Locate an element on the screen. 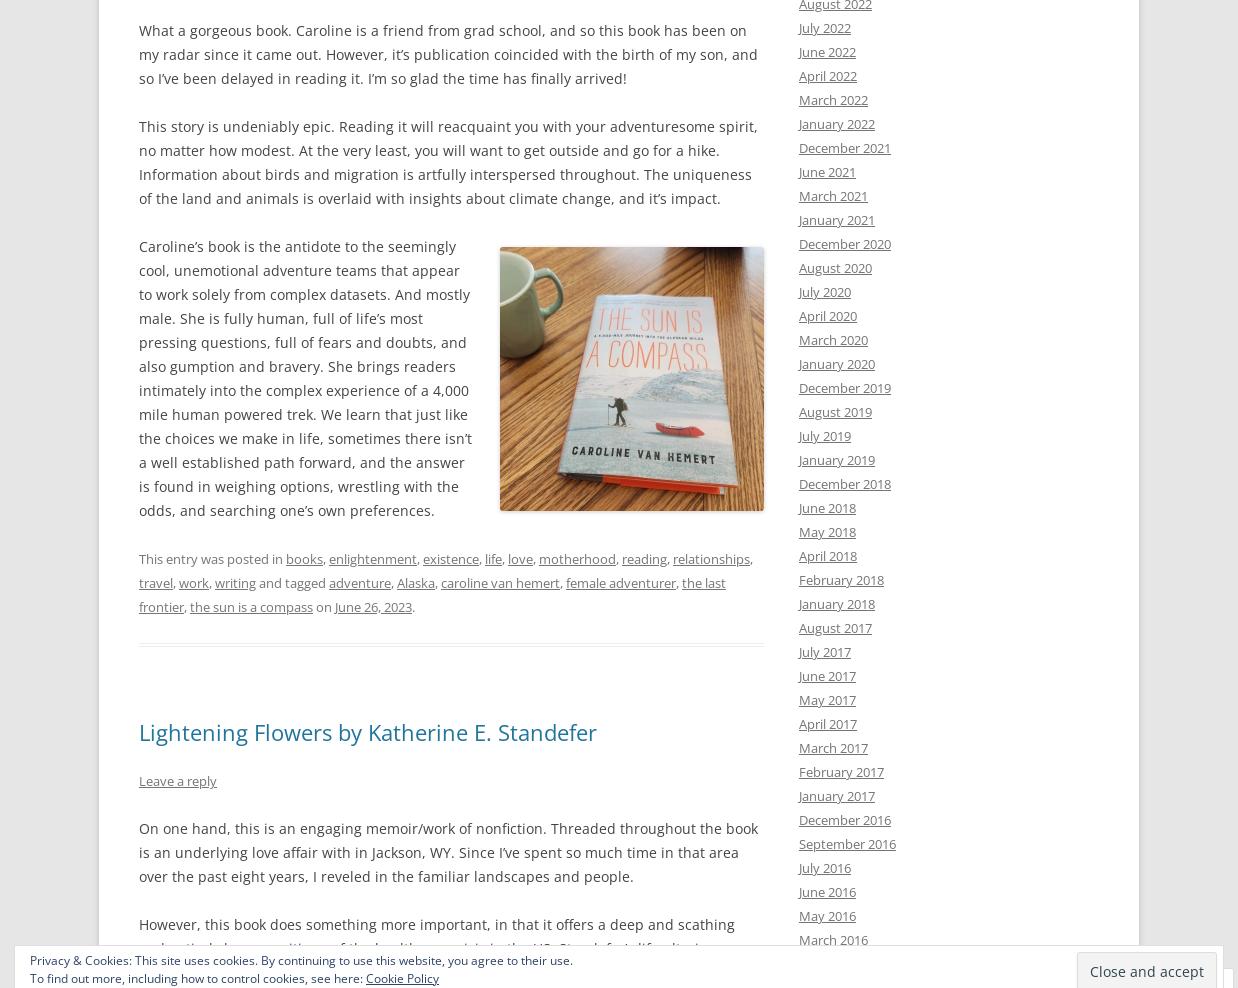 Image resolution: width=1238 pixels, height=988 pixels. 'June 2022' is located at coordinates (799, 50).